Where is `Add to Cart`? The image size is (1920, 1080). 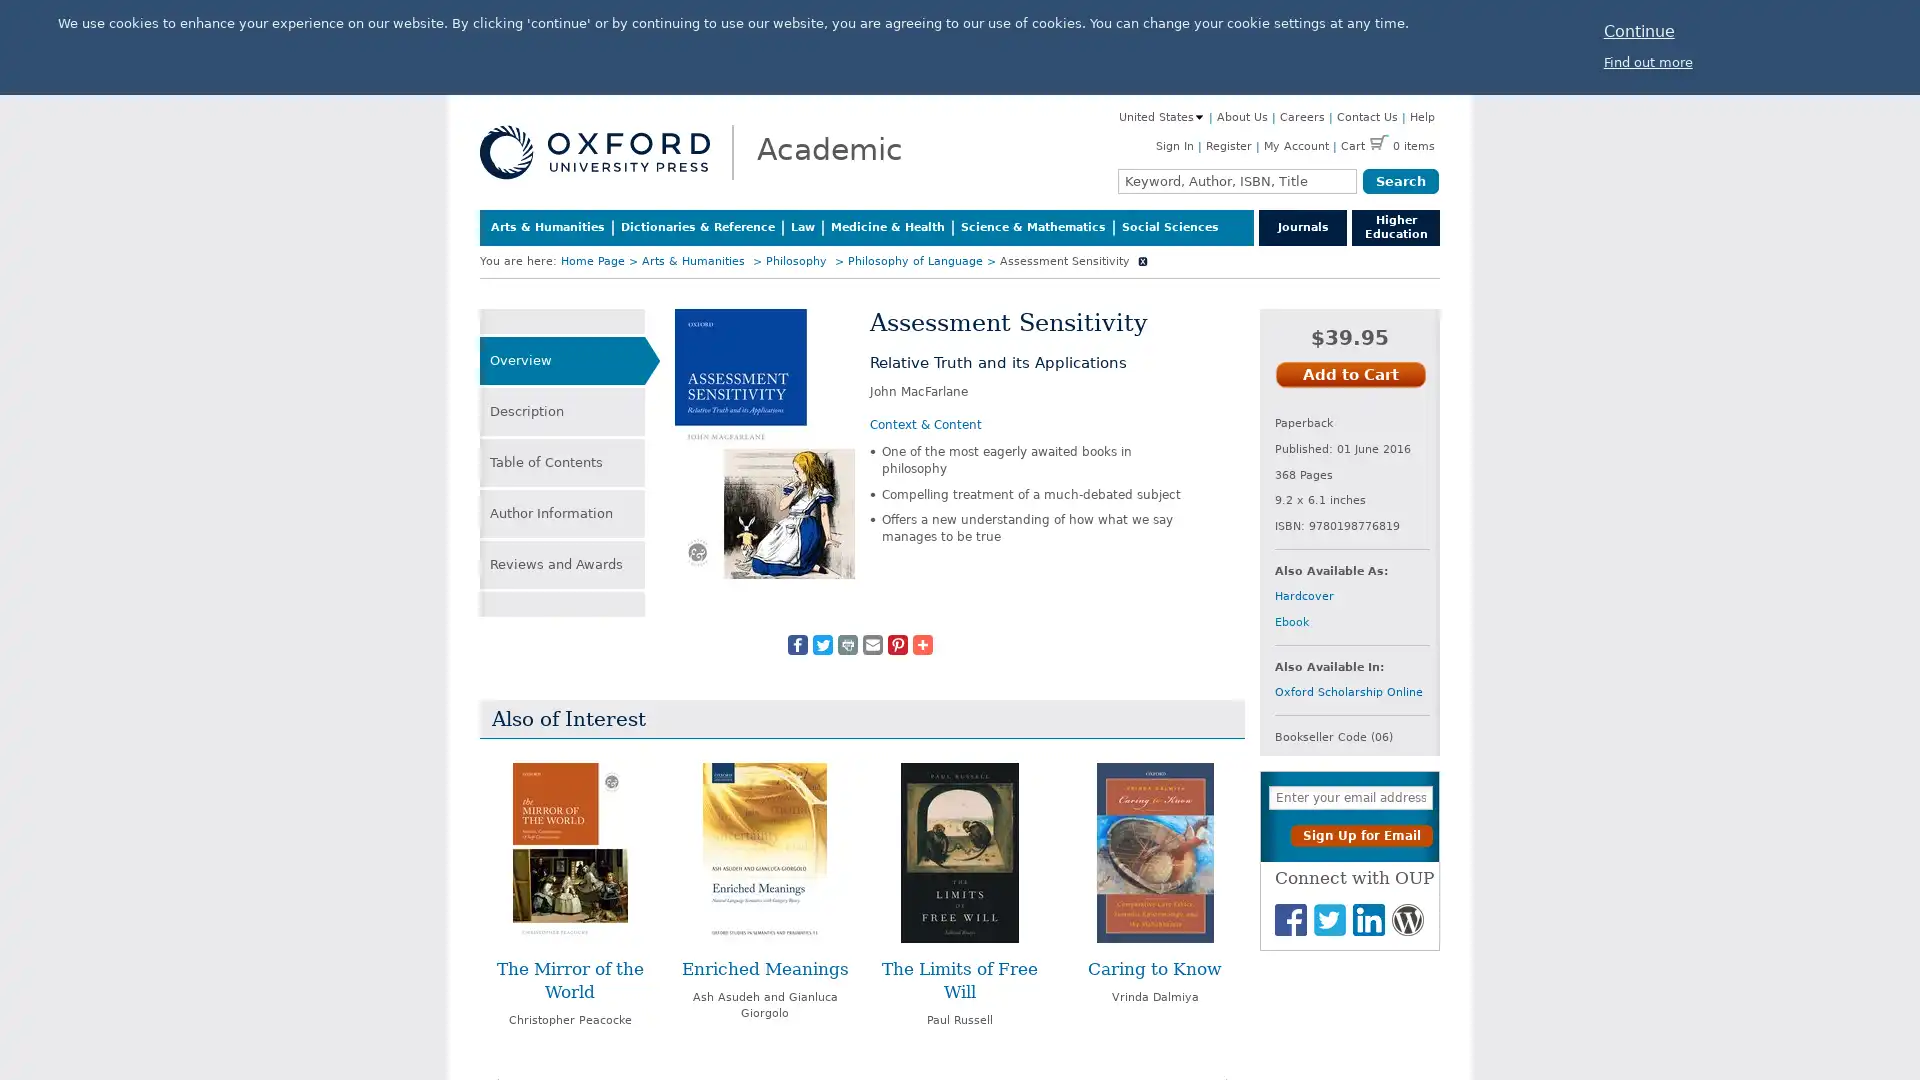
Add to Cart is located at coordinates (1350, 374).